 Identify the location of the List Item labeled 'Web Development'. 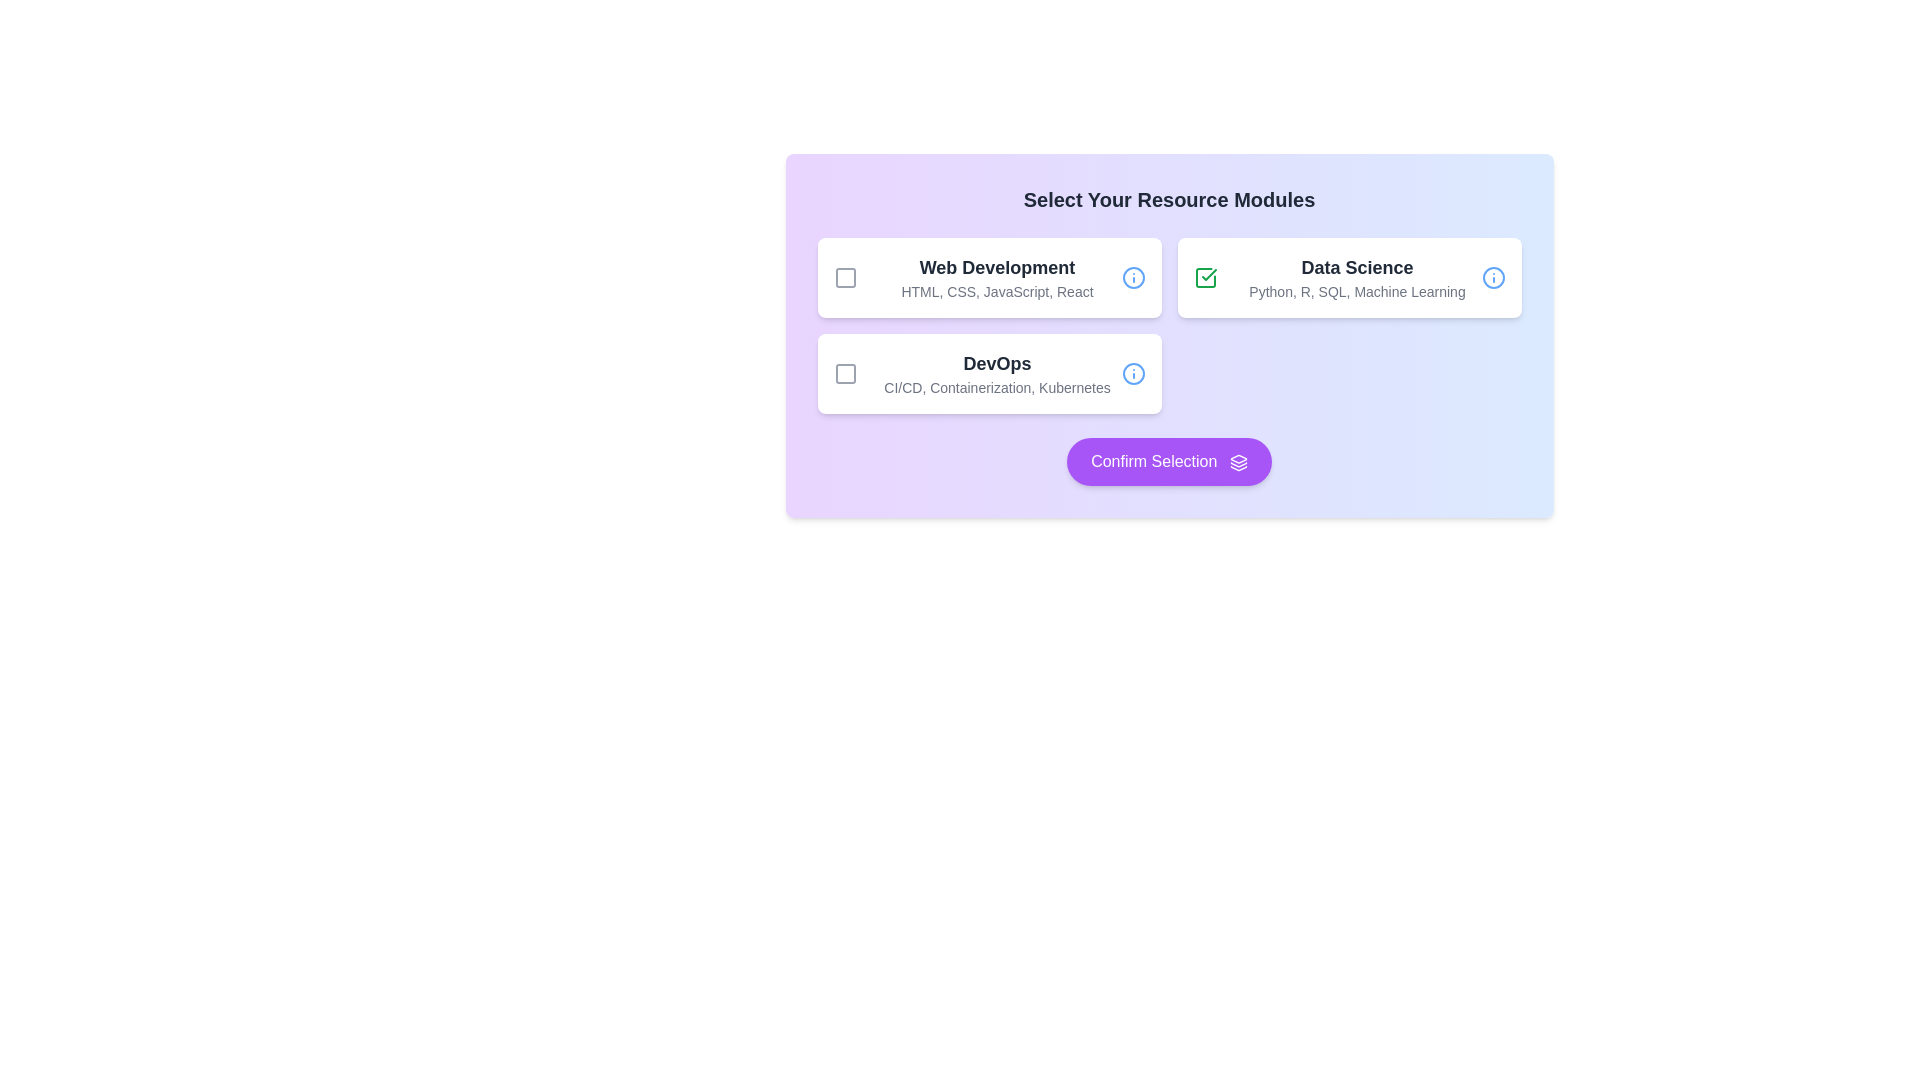
(989, 277).